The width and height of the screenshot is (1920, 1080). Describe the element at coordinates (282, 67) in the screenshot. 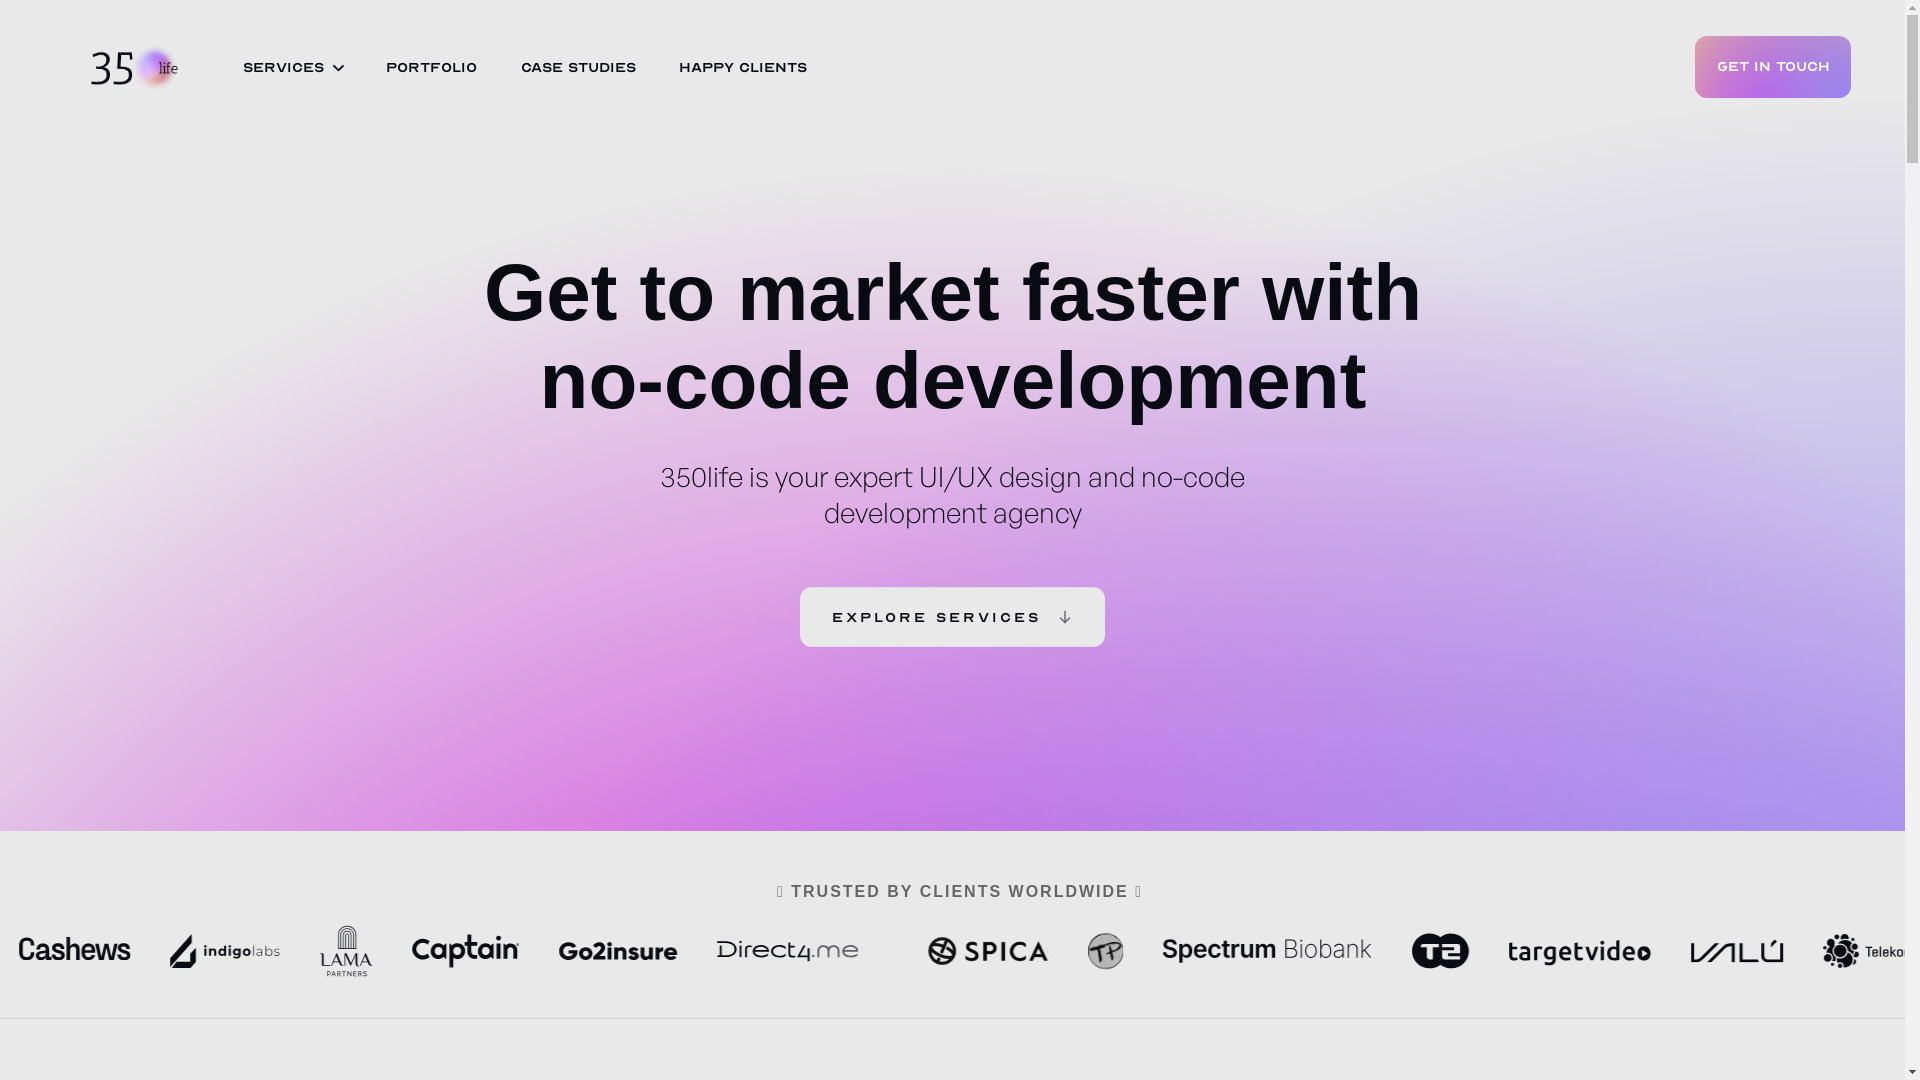

I see `'SERVICES'` at that location.